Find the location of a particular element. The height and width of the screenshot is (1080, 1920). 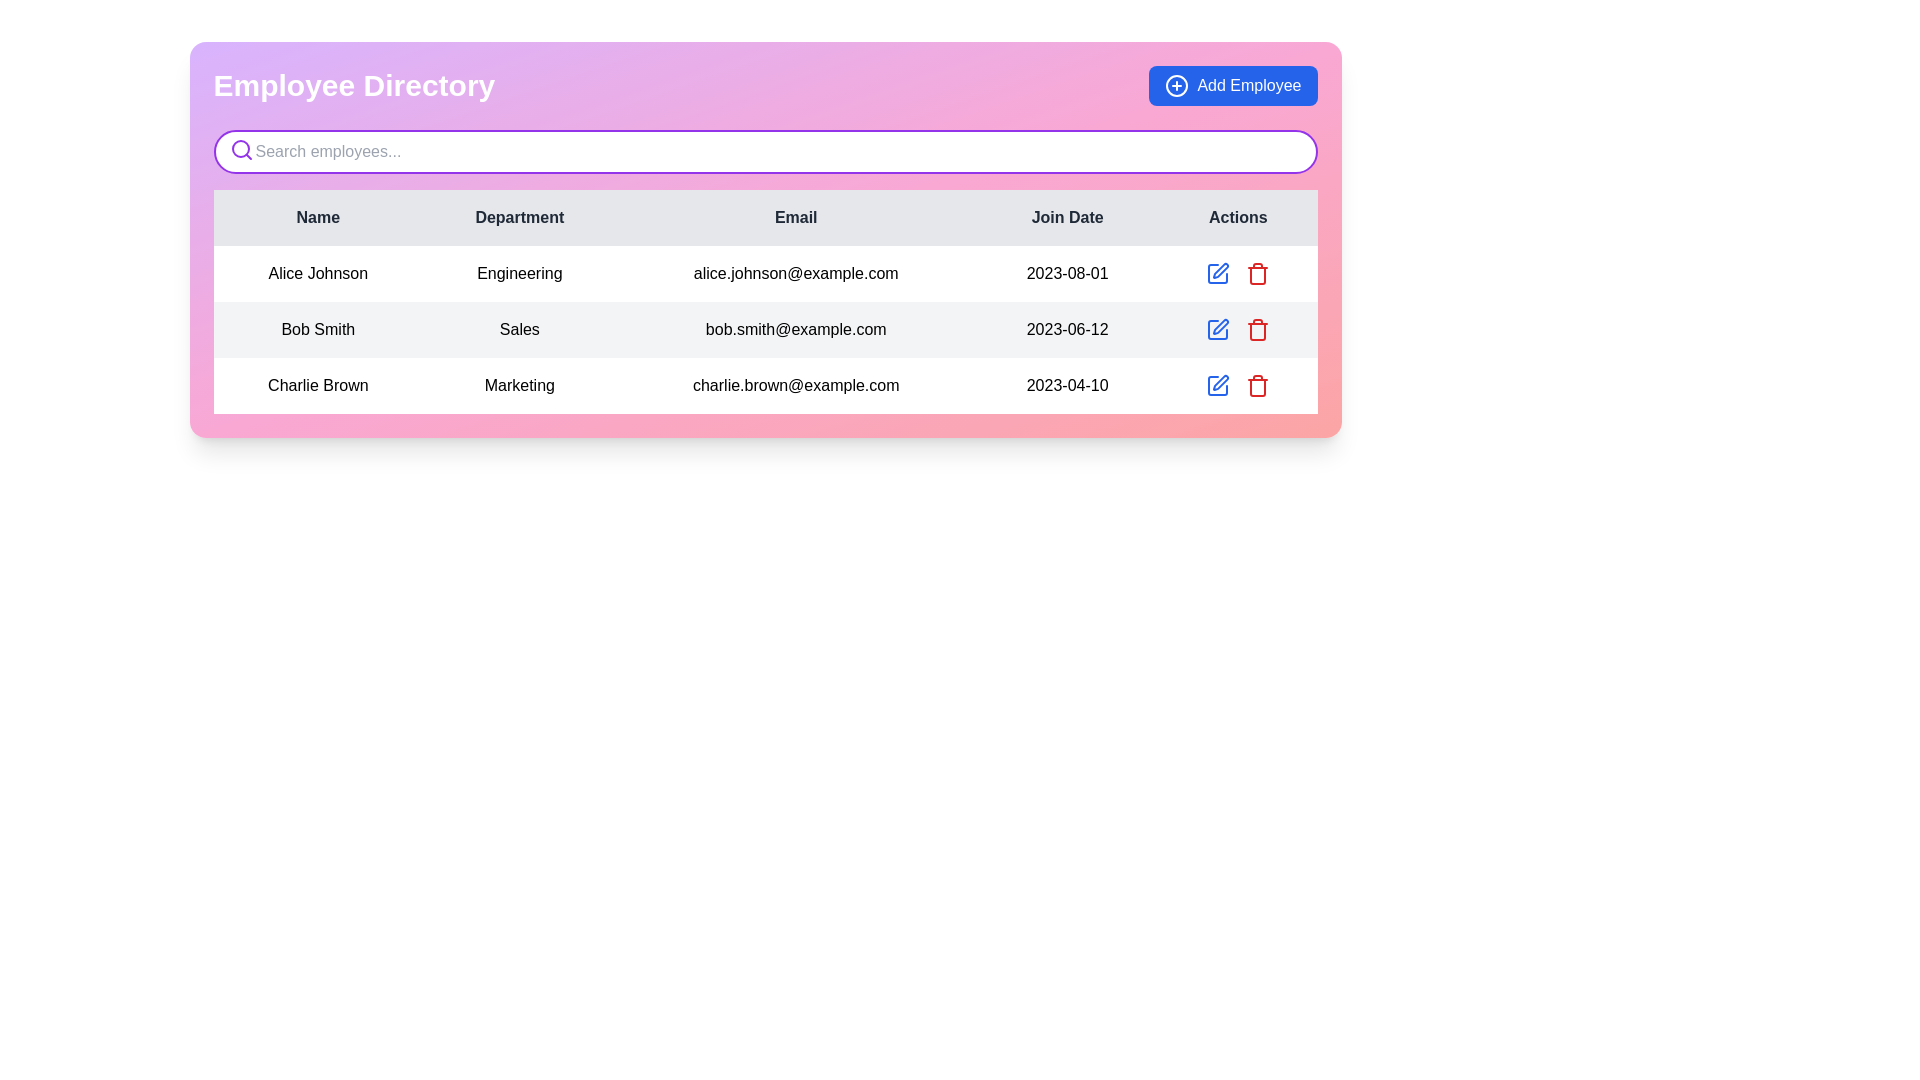

the pen-shaped icon in the 'Actions' column of the table, specifically in the second row associated with 'Bob Smith, Sales' is located at coordinates (1220, 326).